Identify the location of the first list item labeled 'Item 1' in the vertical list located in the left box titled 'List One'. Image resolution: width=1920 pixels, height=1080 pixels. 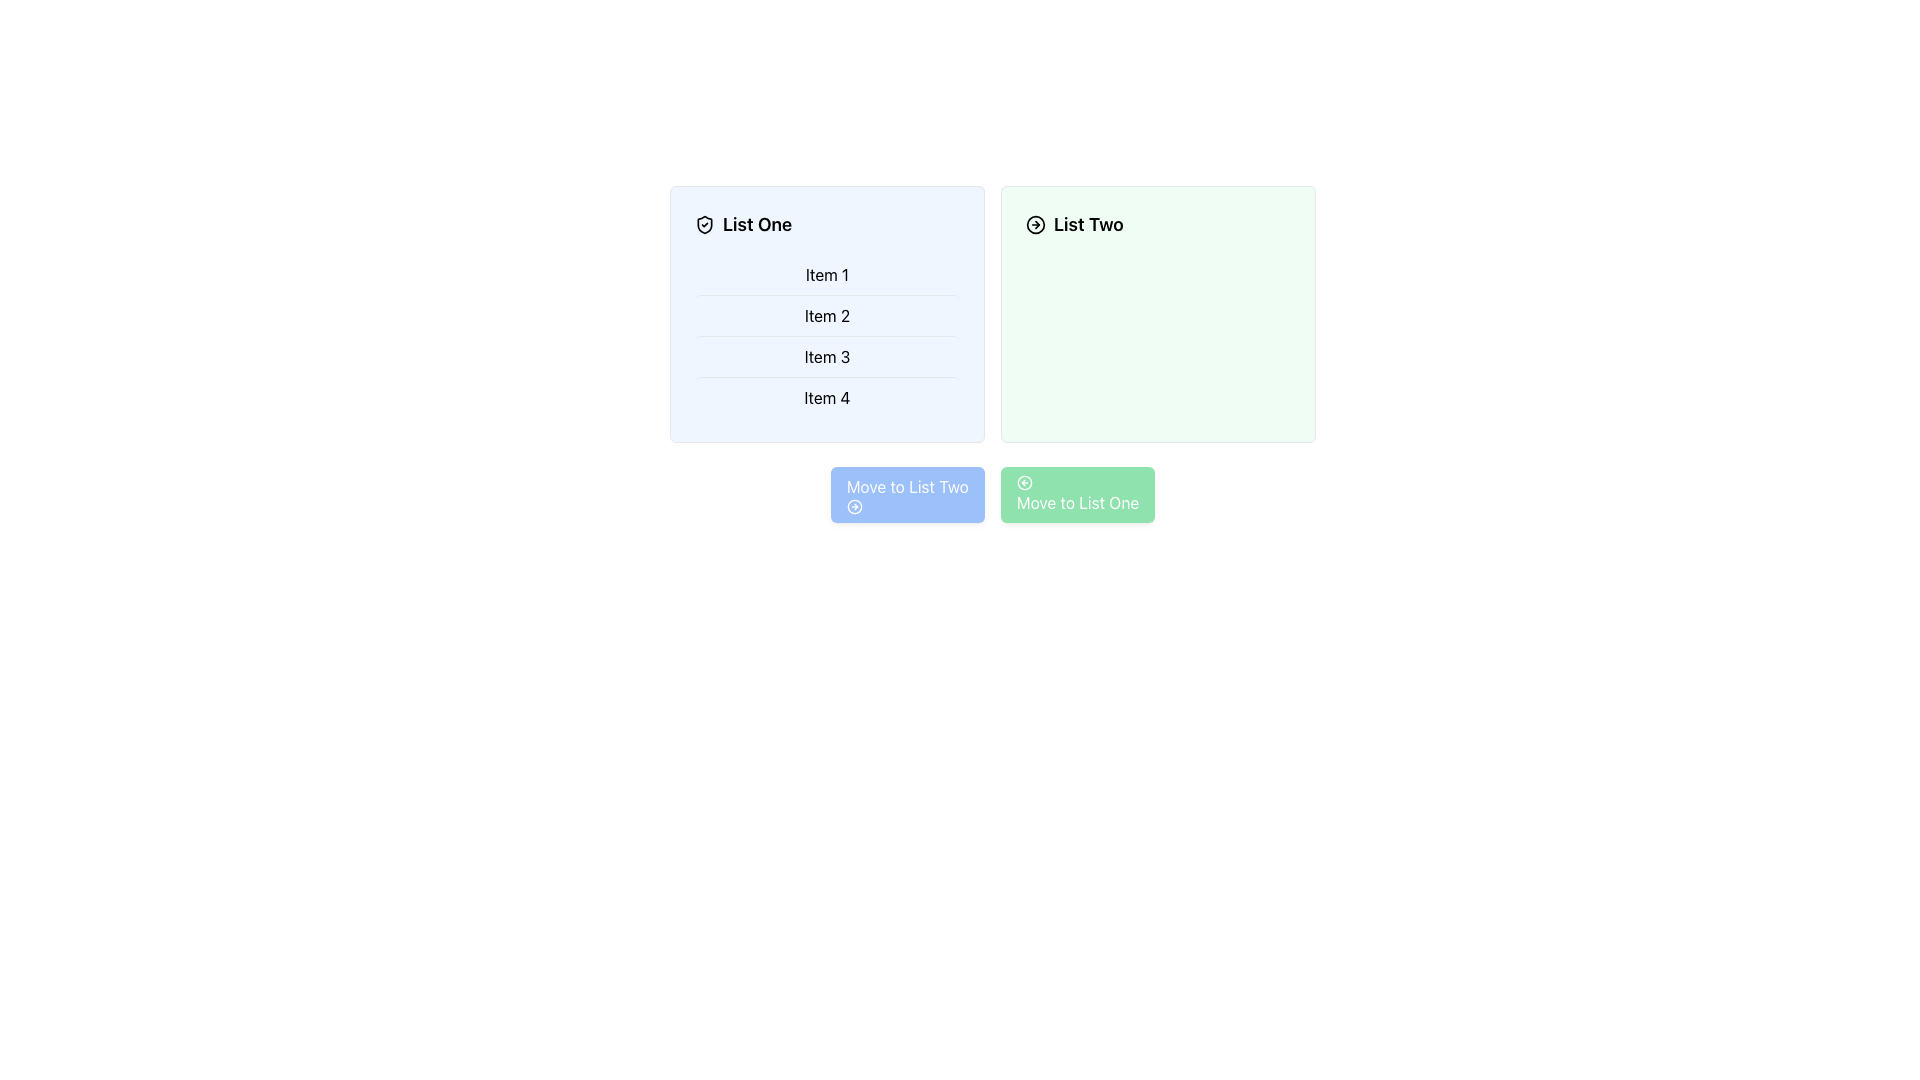
(827, 274).